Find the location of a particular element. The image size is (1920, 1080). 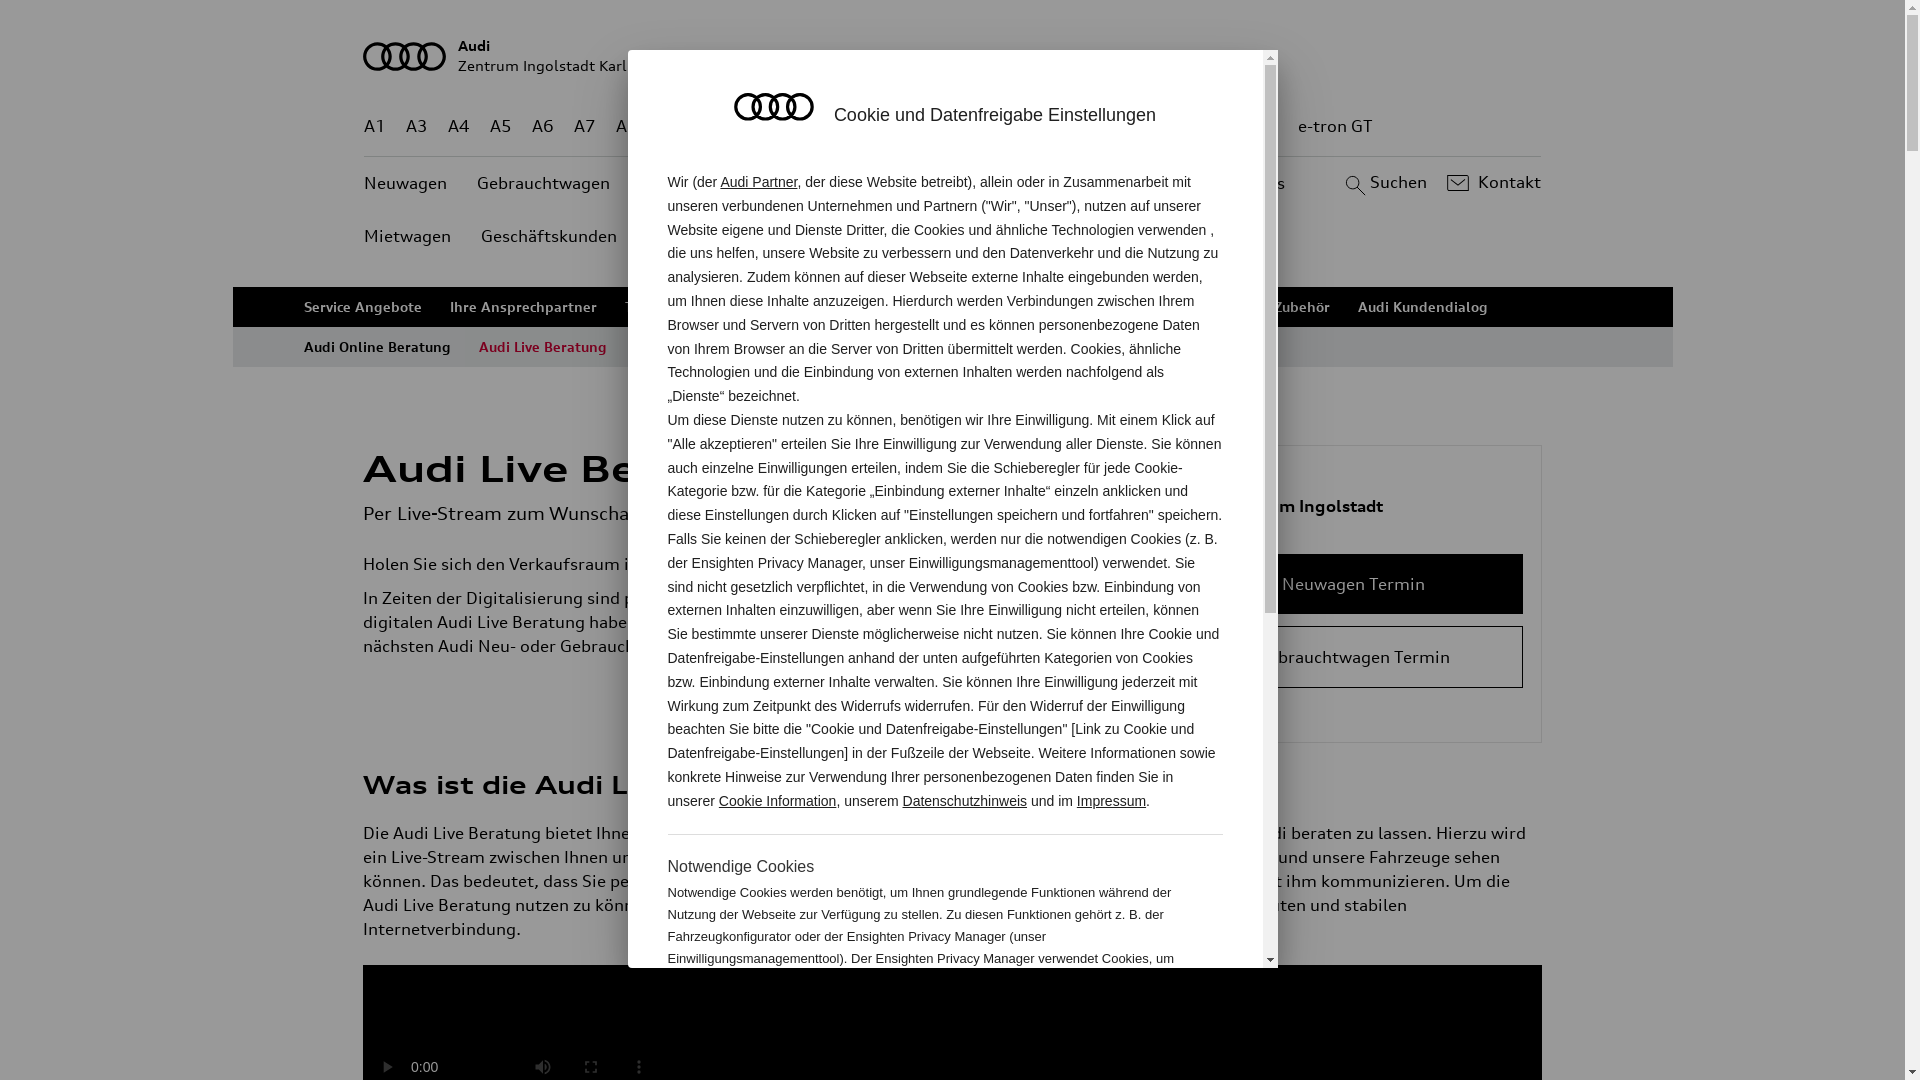

'Q3' is located at coordinates (700, 126).